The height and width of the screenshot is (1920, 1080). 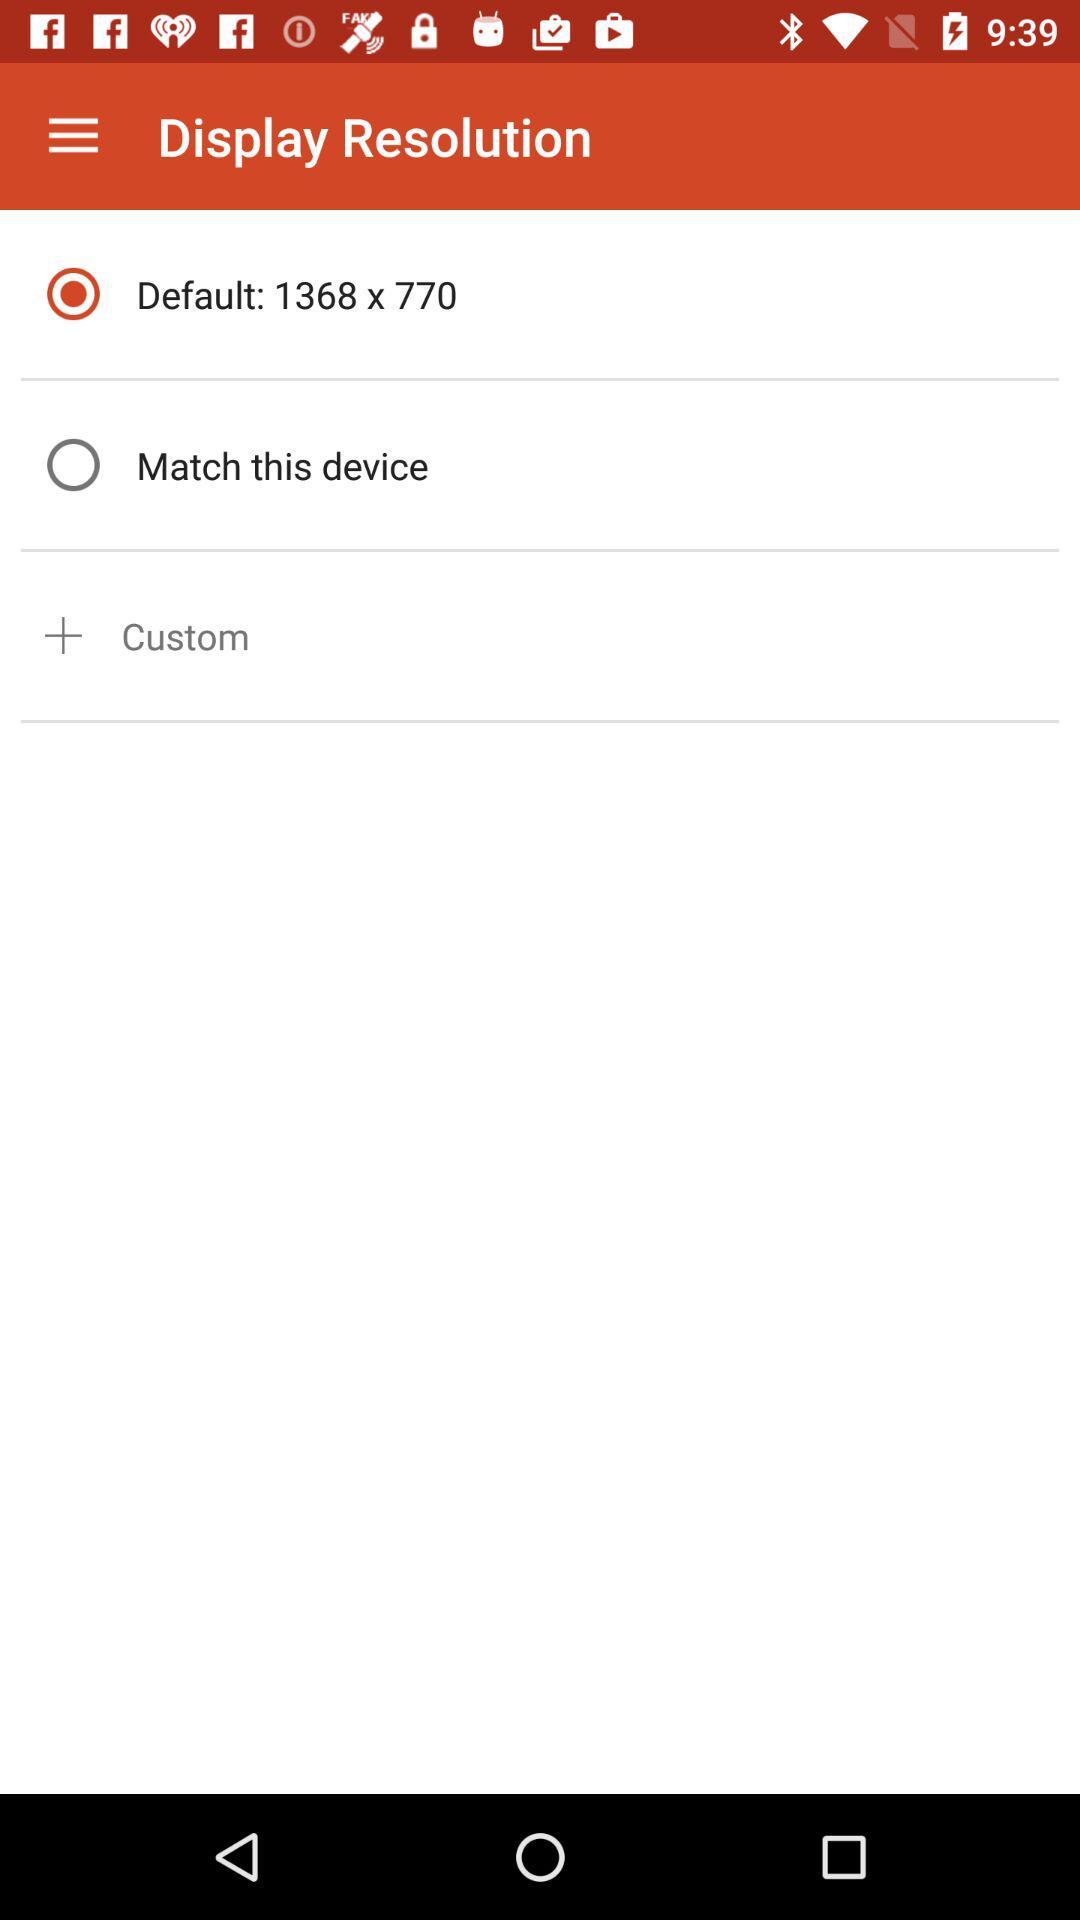 I want to click on match this device item, so click(x=591, y=464).